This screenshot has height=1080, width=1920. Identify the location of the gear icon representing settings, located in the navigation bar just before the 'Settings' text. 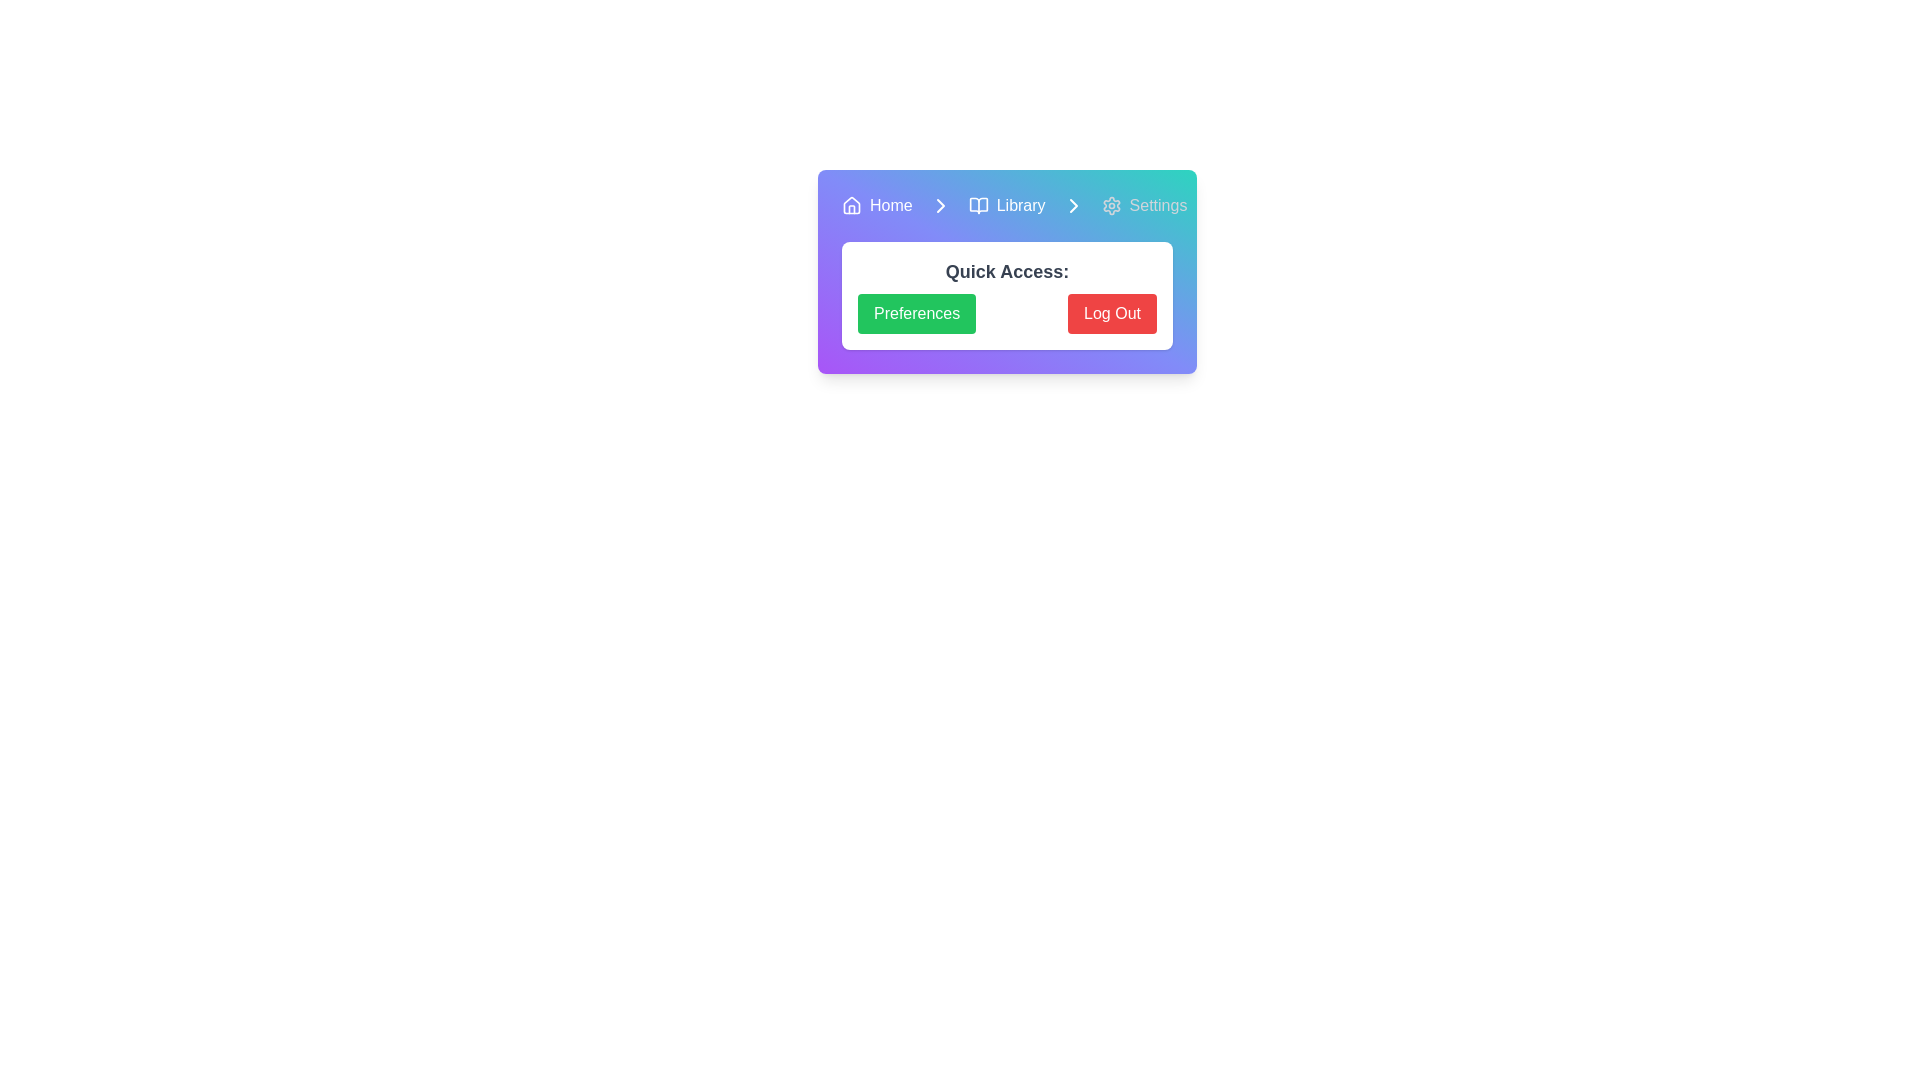
(1110, 205).